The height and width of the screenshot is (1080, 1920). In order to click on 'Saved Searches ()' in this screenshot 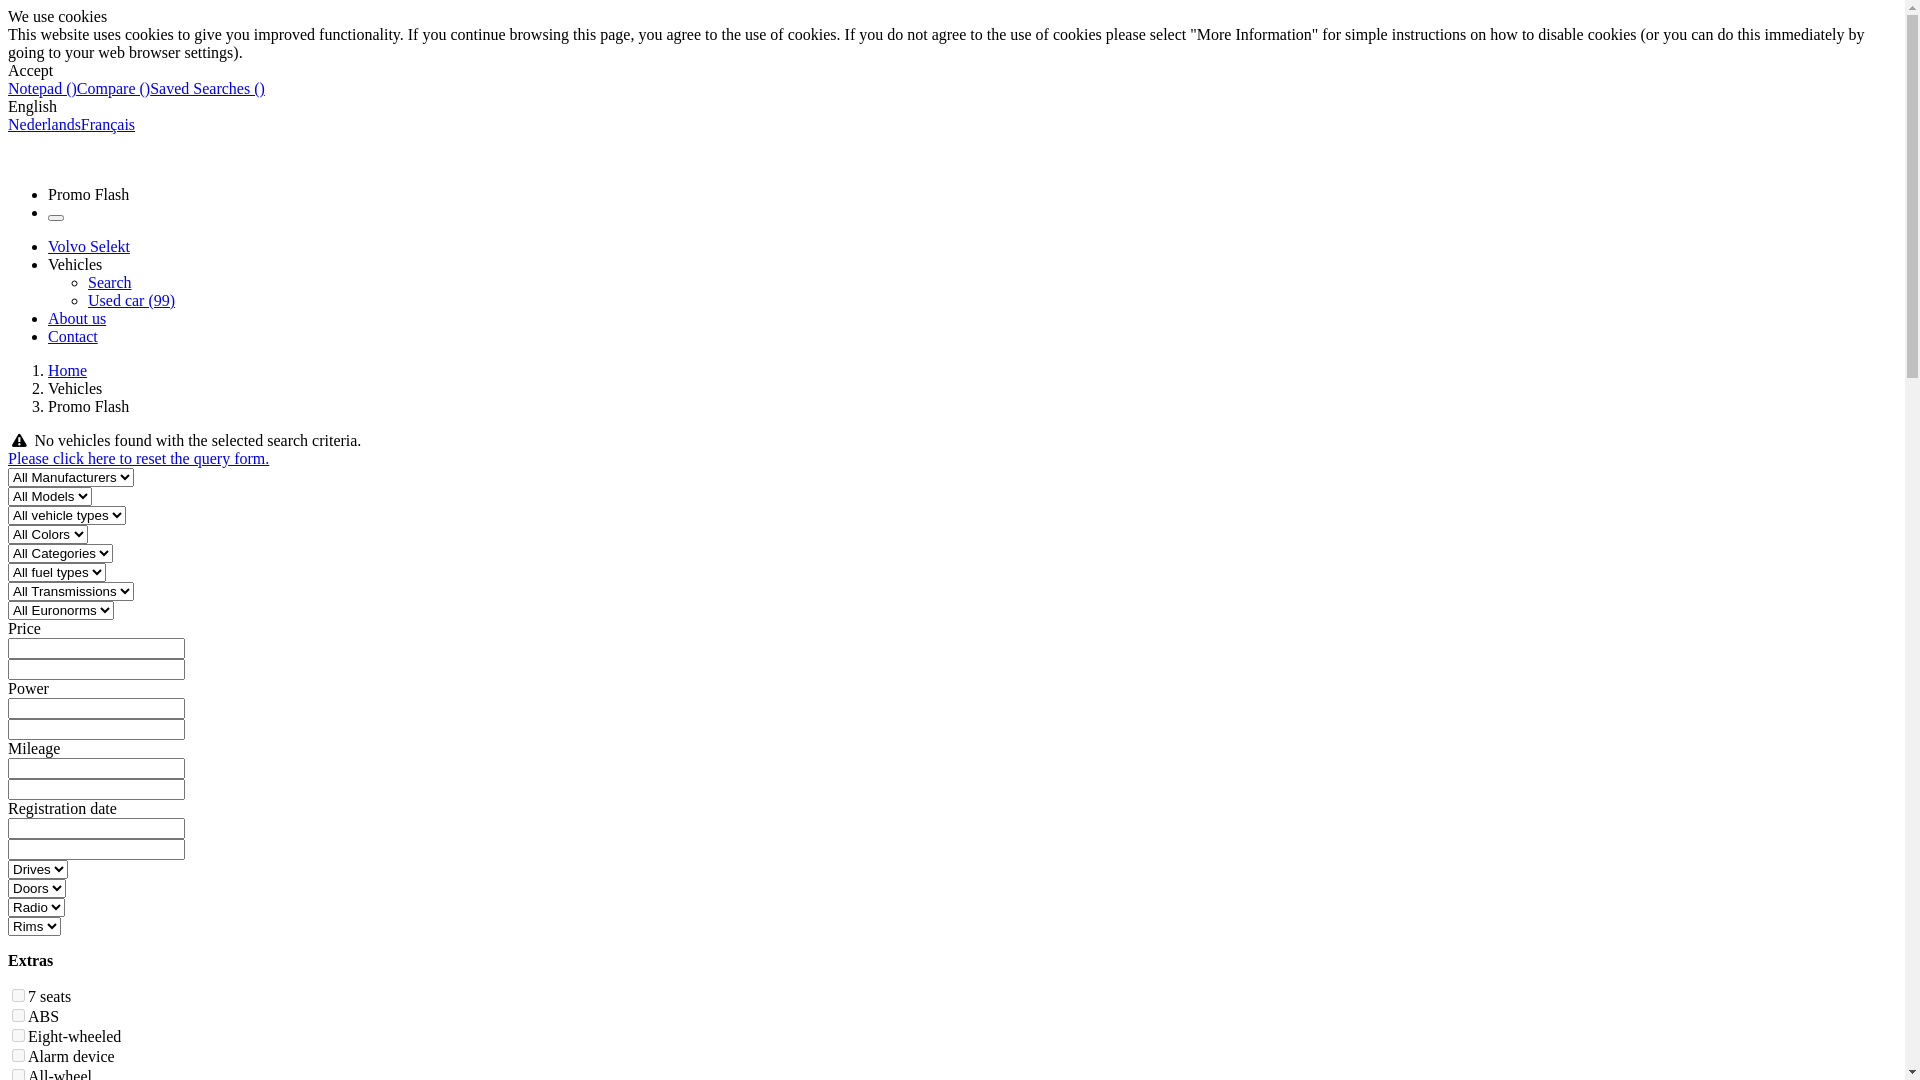, I will do `click(207, 87)`.